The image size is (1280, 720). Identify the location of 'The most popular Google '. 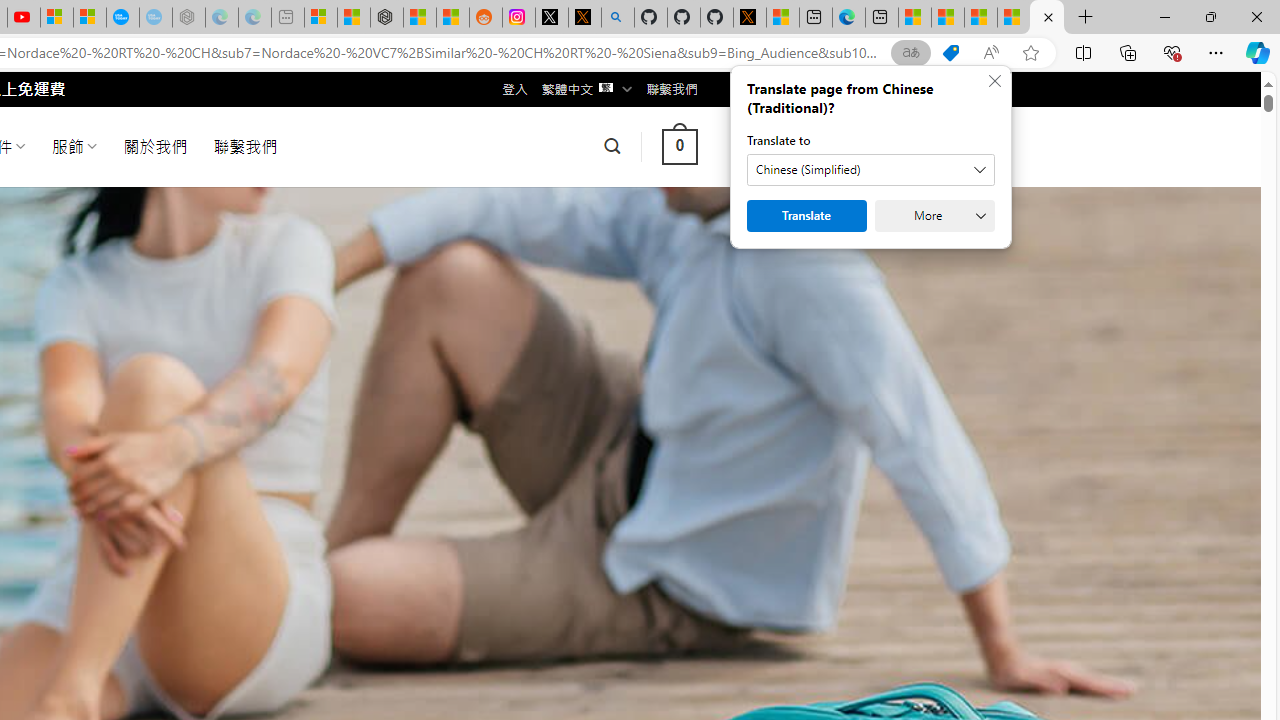
(154, 17).